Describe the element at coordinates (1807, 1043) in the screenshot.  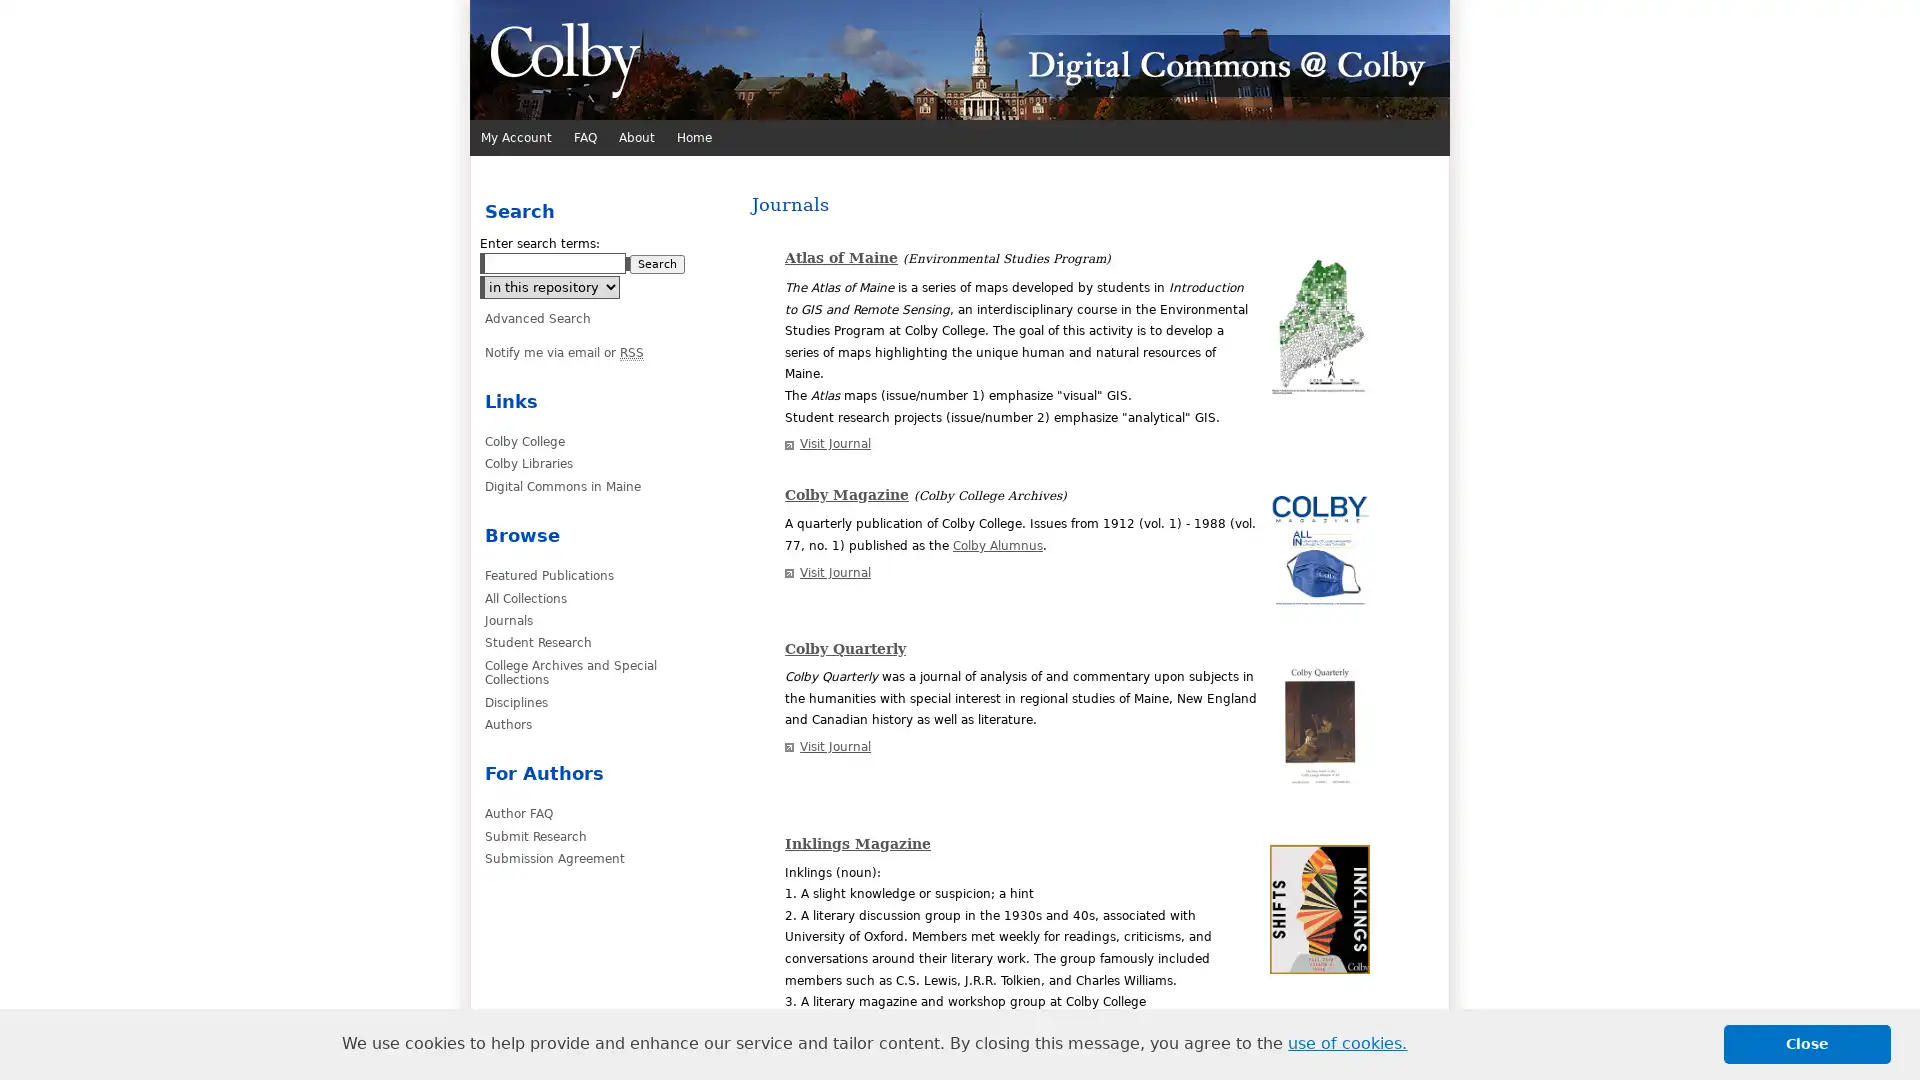
I see `dismiss cookie message` at that location.